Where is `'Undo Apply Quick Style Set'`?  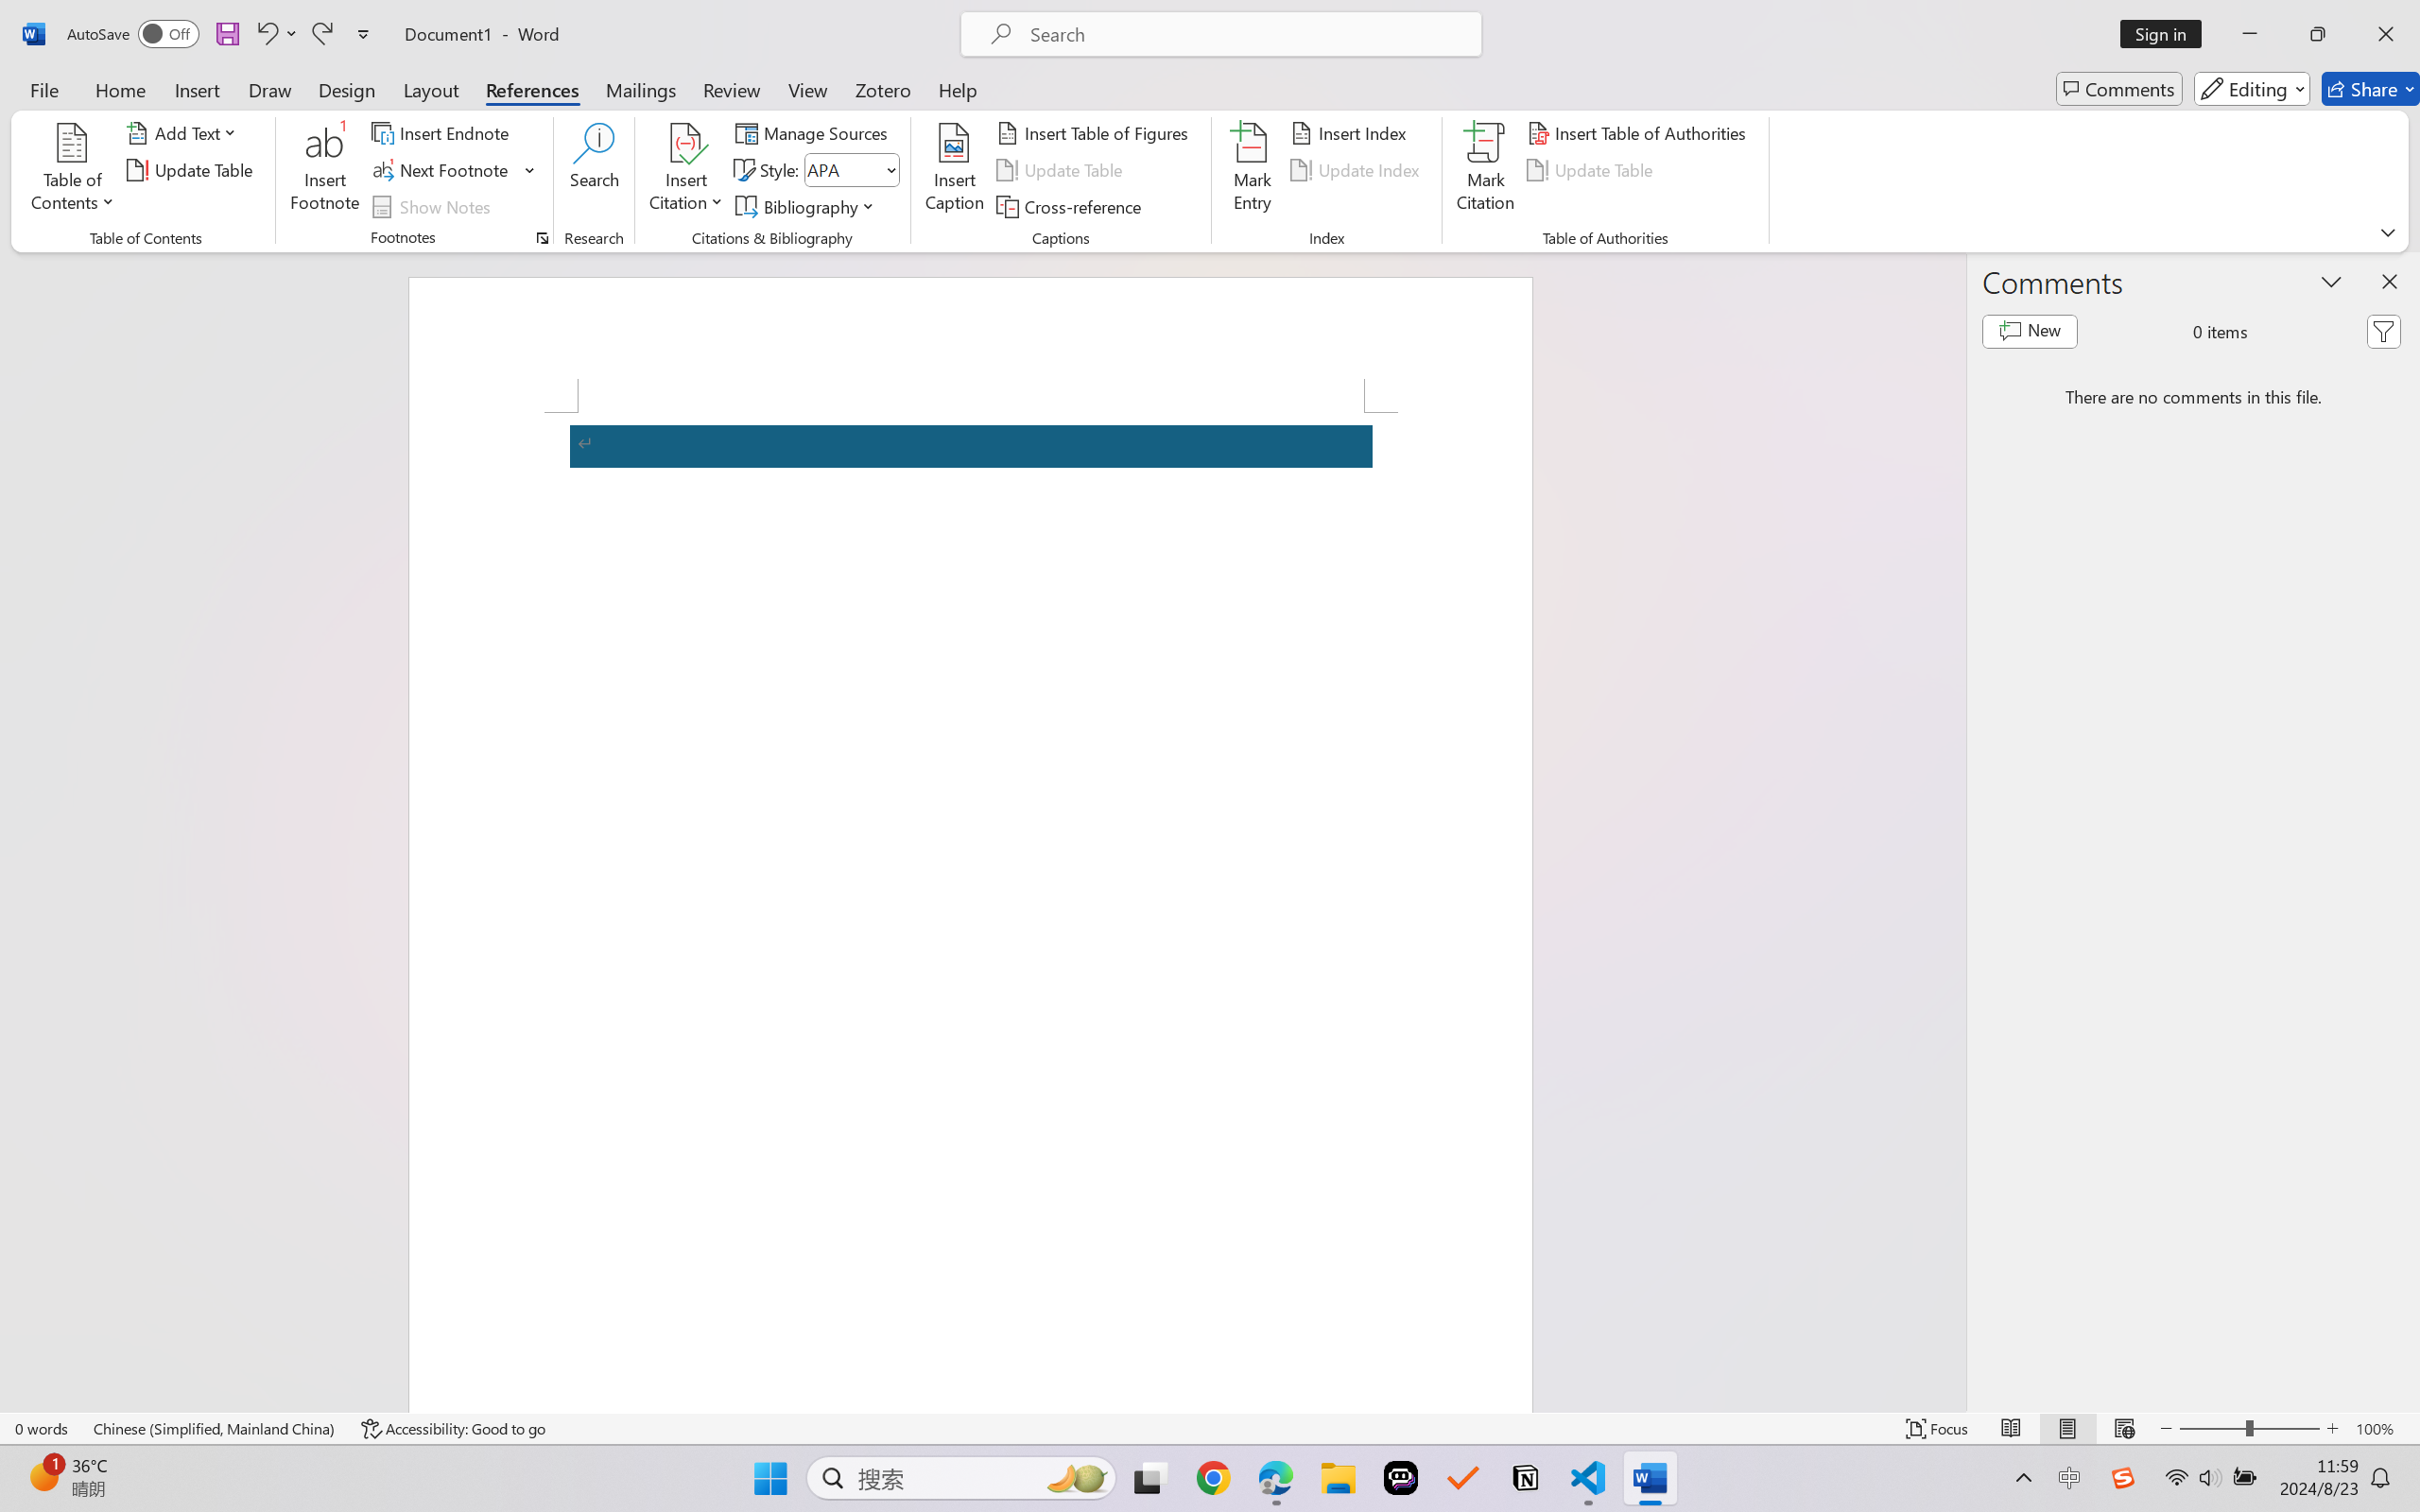
'Undo Apply Quick Style Set' is located at coordinates (265, 33).